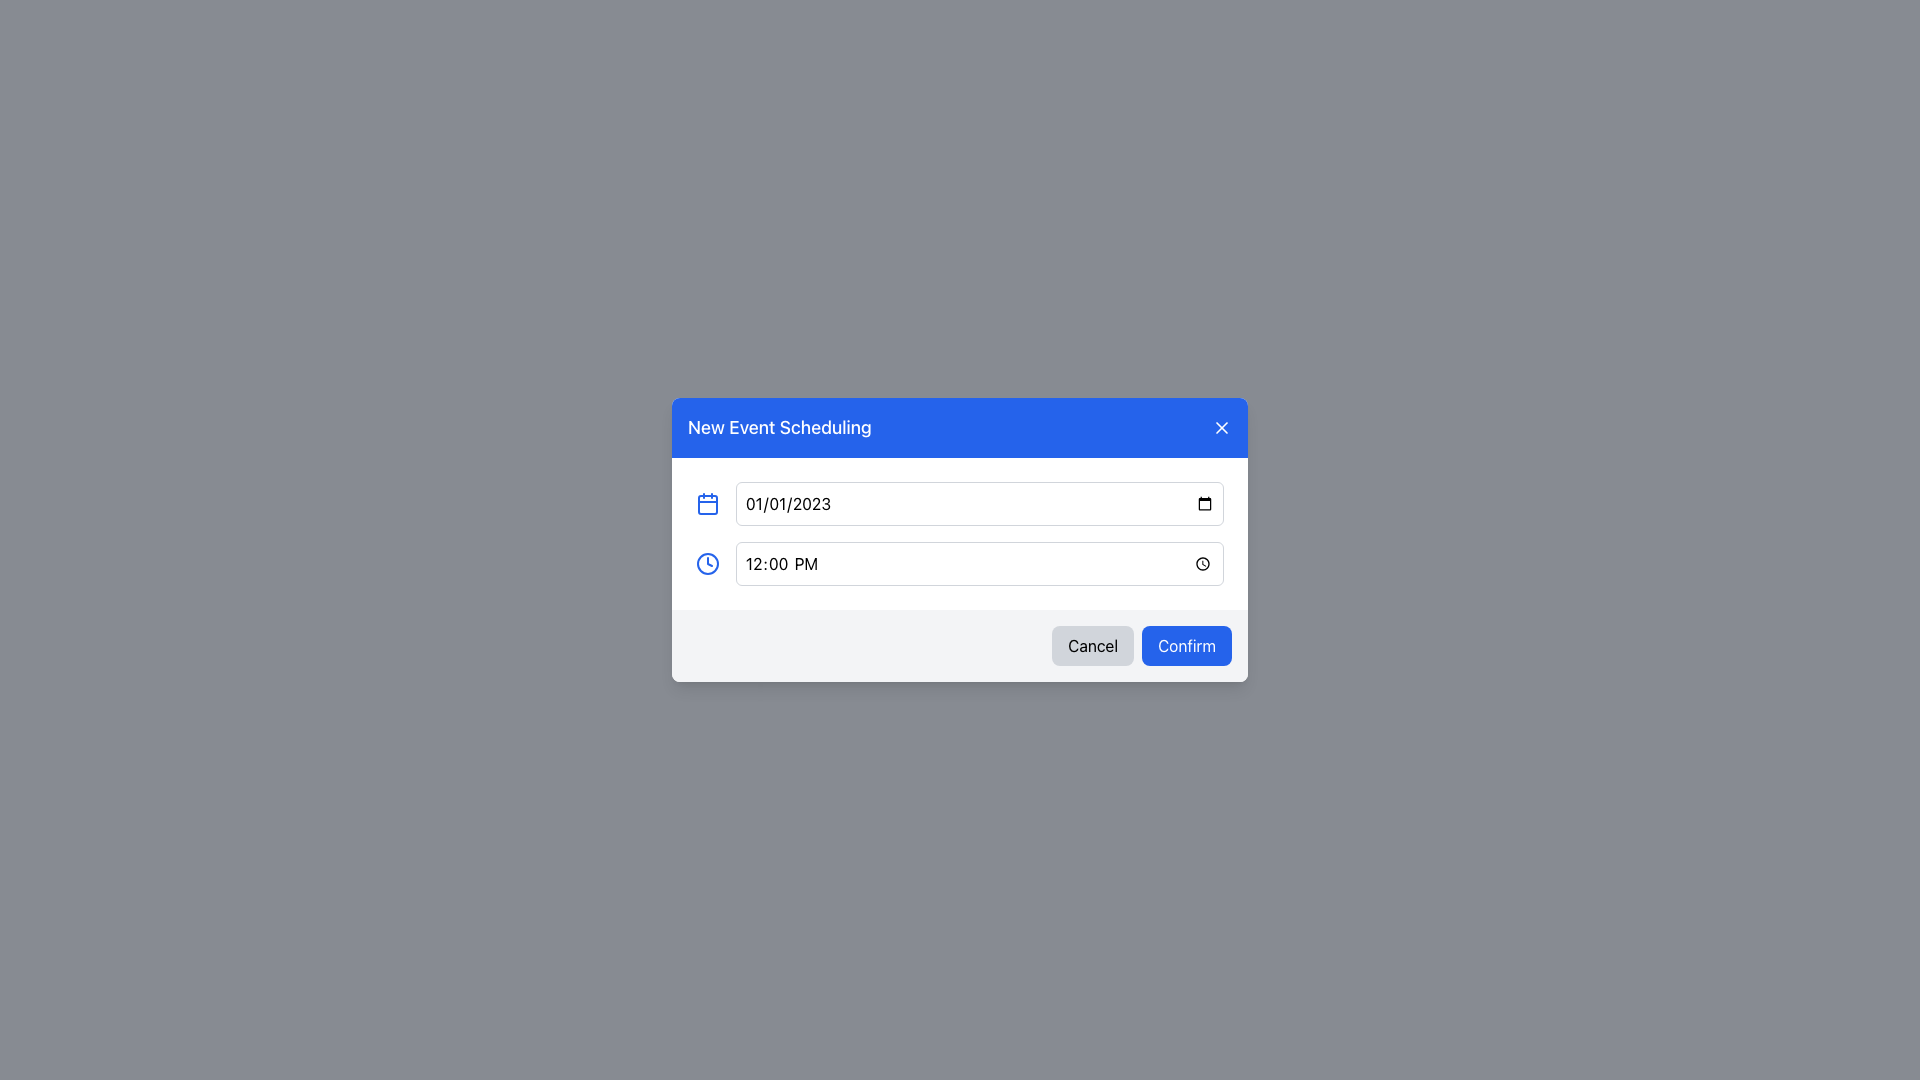 Image resolution: width=1920 pixels, height=1080 pixels. I want to click on the 'X' icon button located in the top-right corner of the blue header bar of the modal dialog, so click(1221, 427).